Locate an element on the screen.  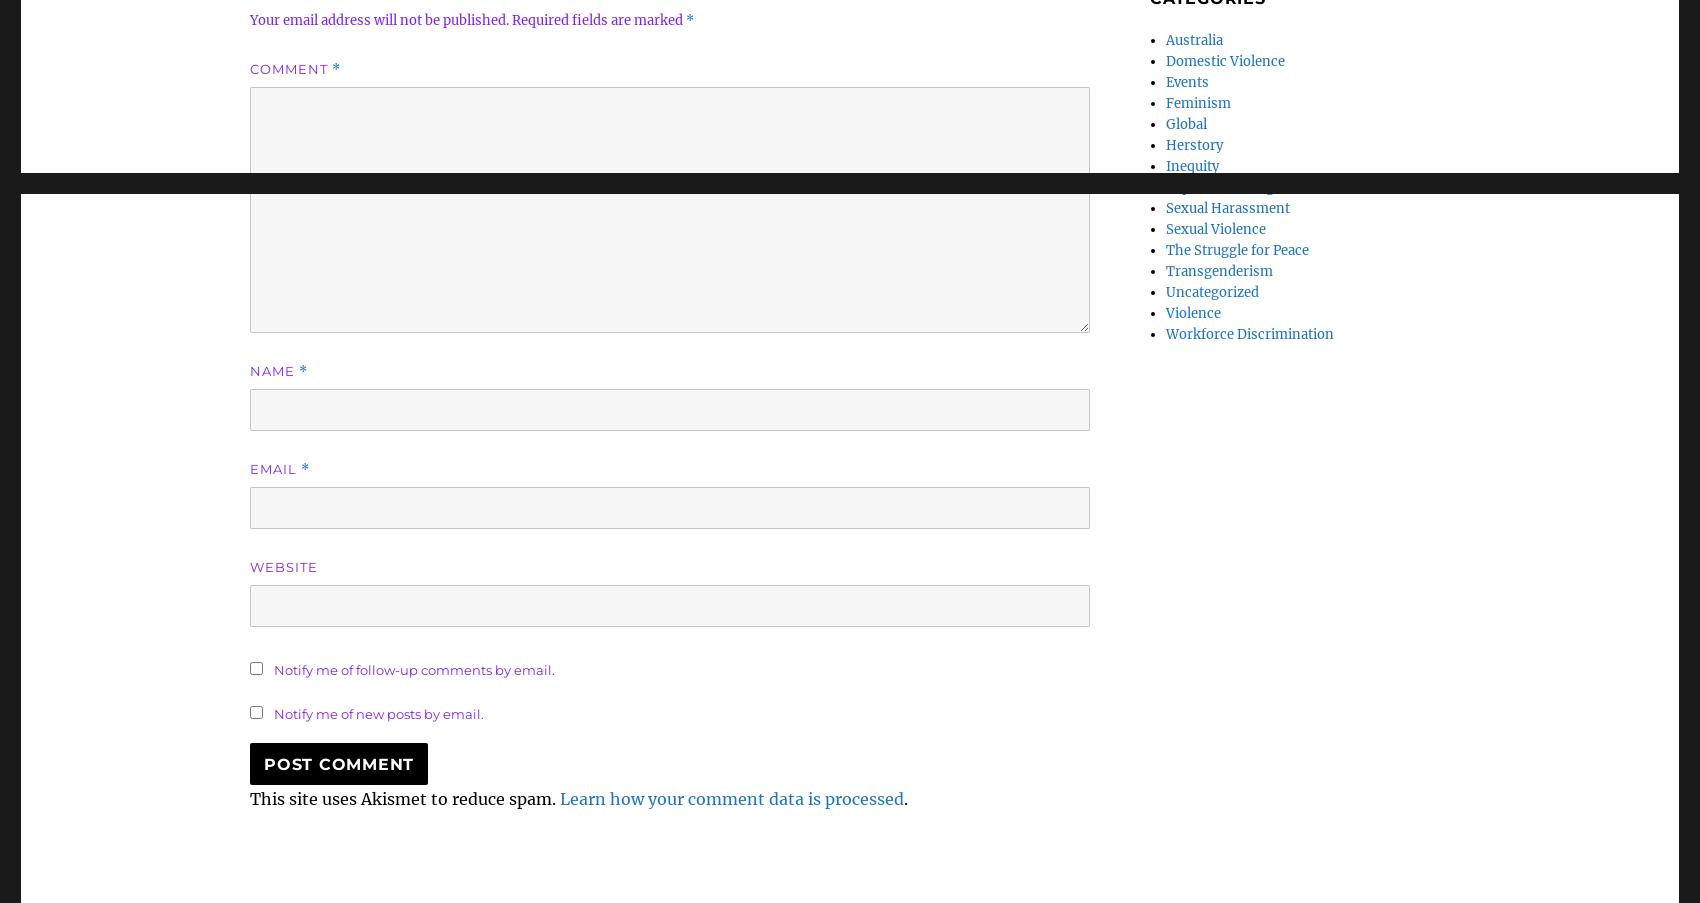
'Global' is located at coordinates (1185, 124).